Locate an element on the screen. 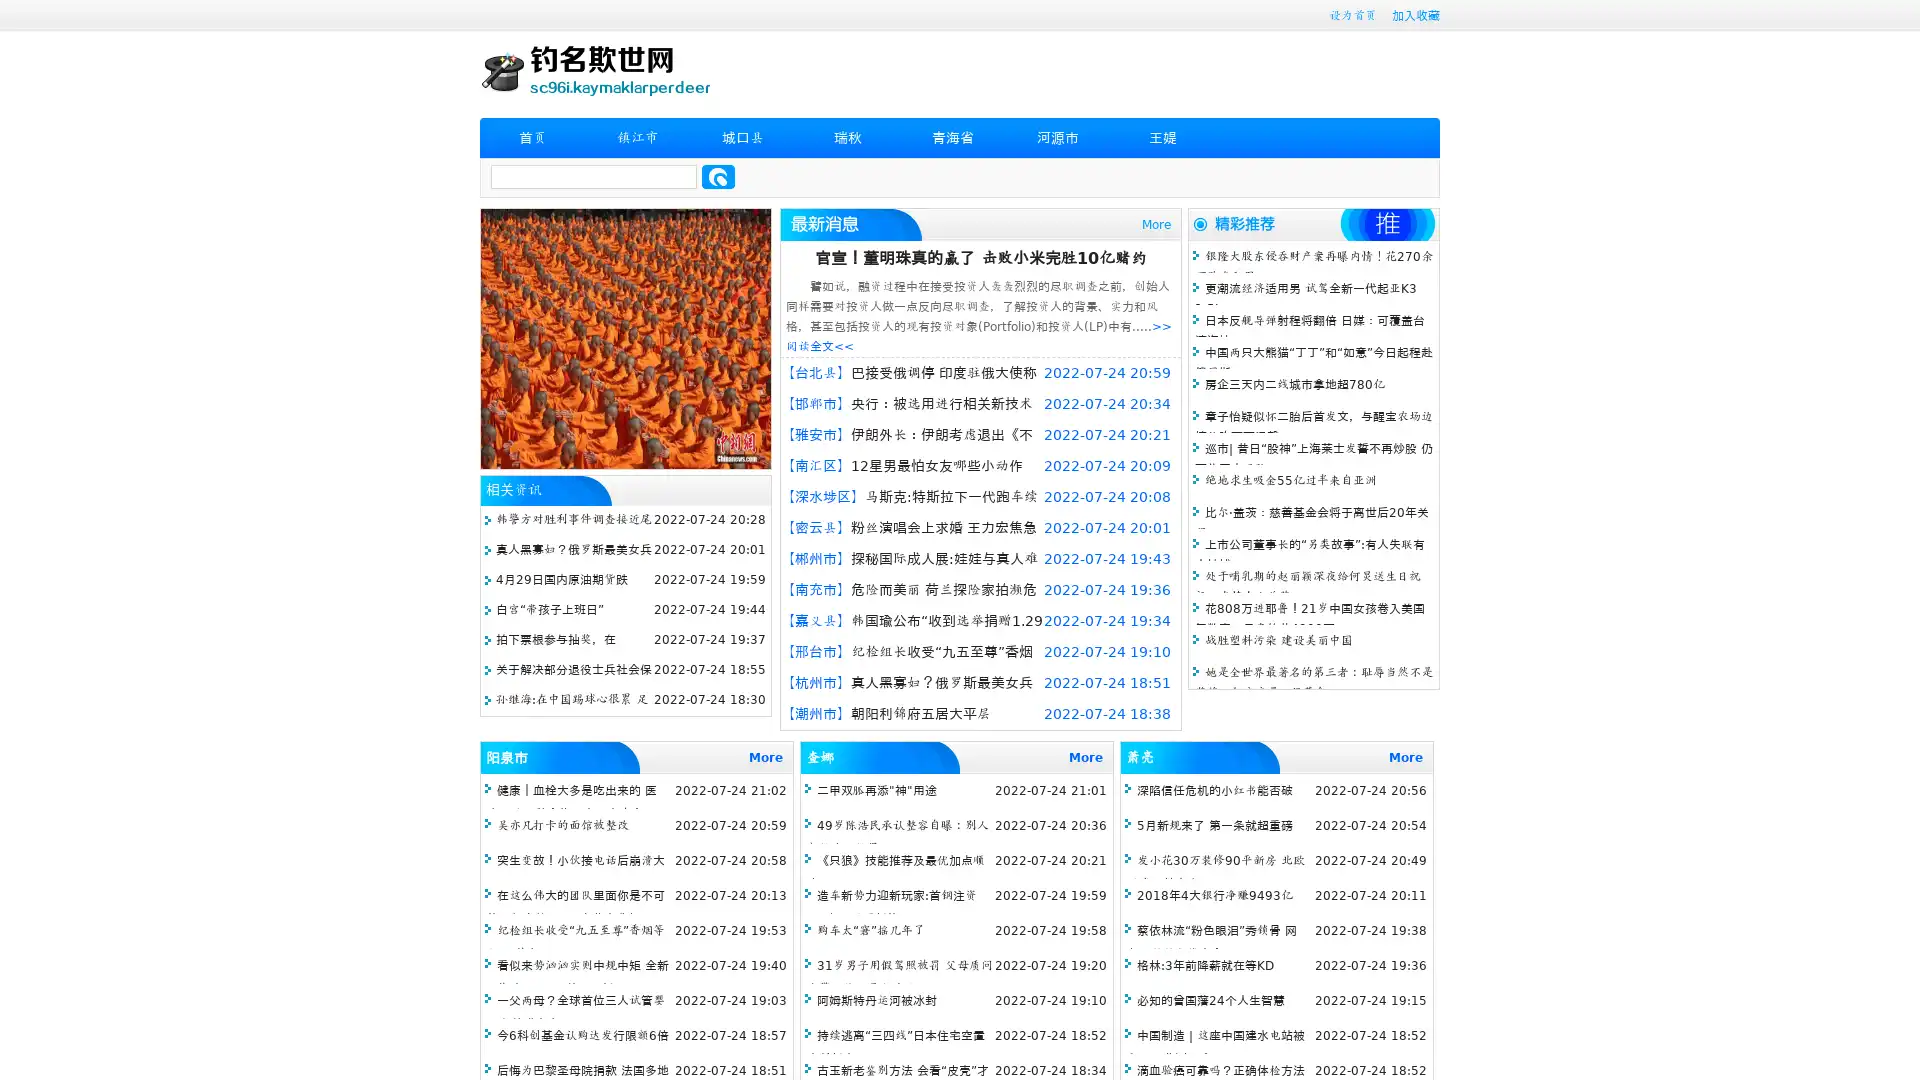 The image size is (1920, 1080). Search is located at coordinates (718, 176).